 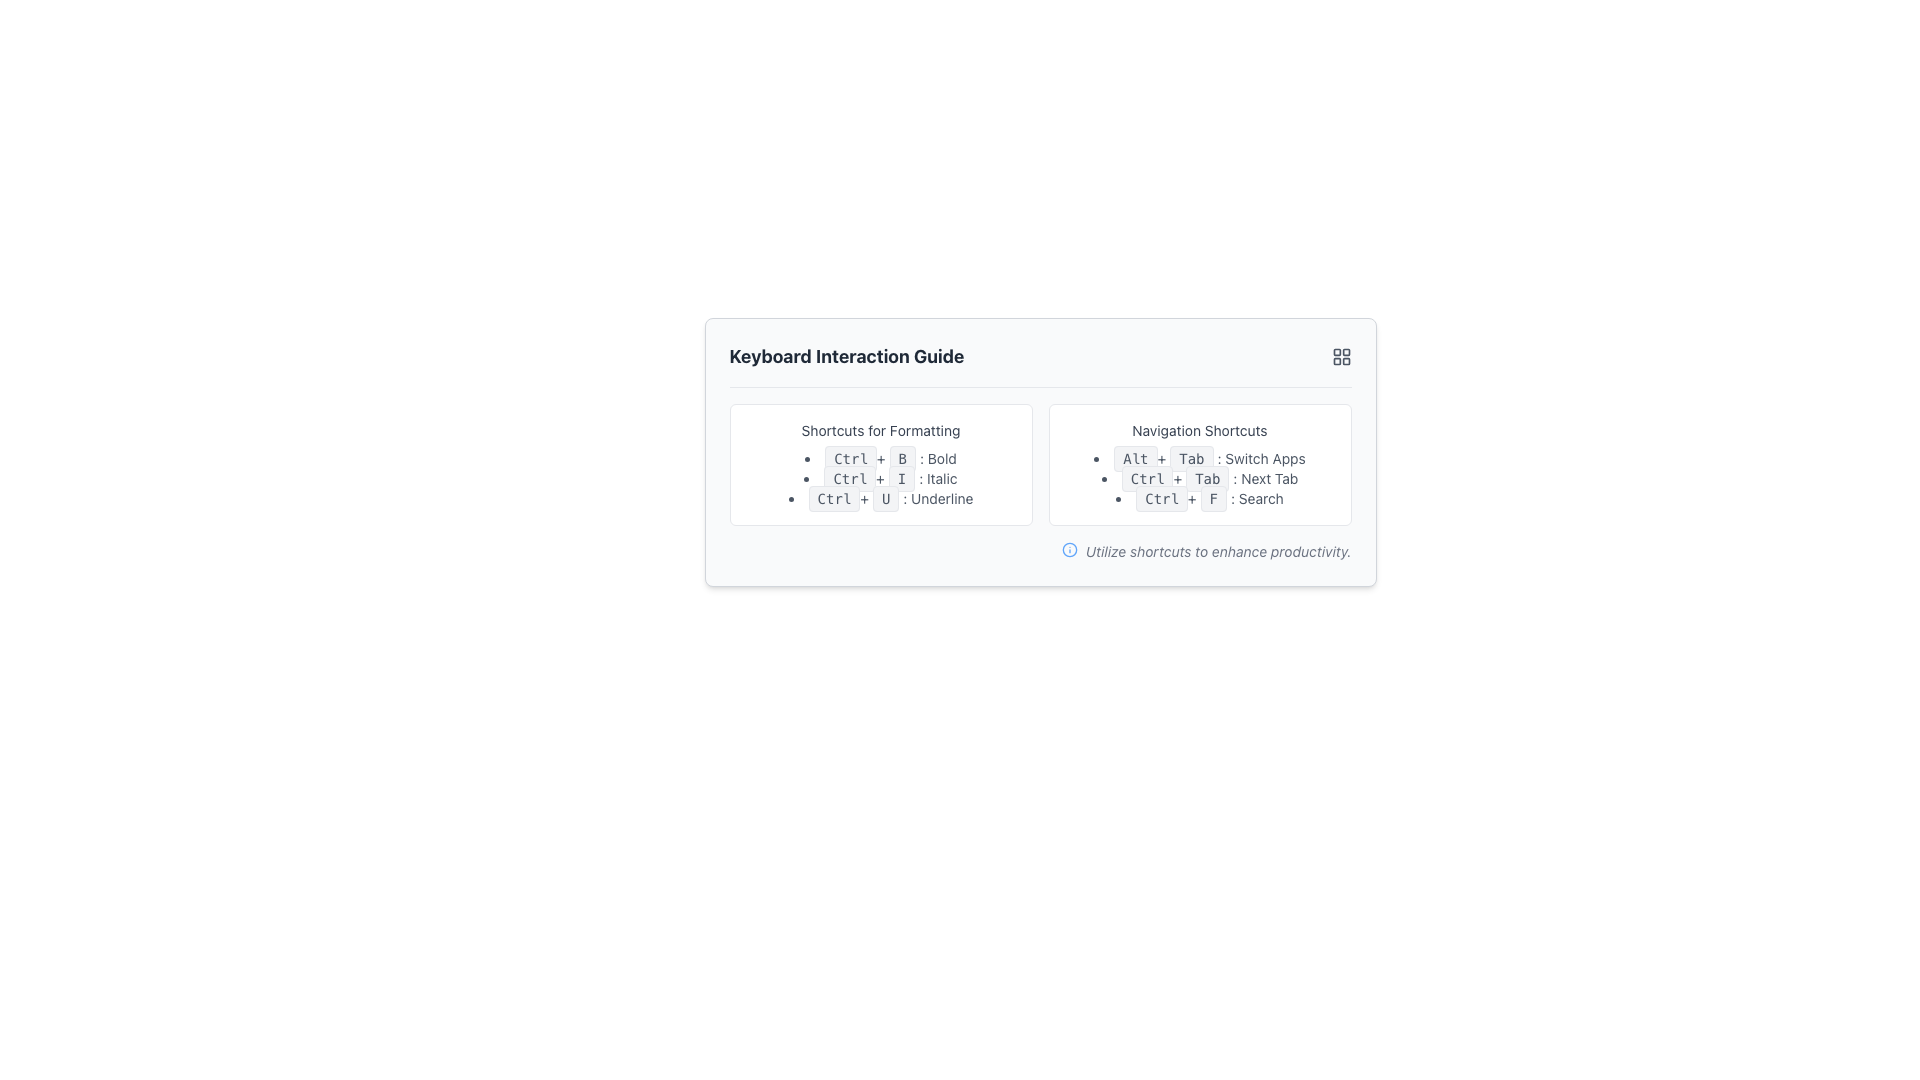 I want to click on the 'Ctrl' button-like visualization in the 'Shortcuts for Formatting' section of the 'Keyboard Interaction Guide', which is styled to resemble a keyboard key, so click(x=850, y=459).